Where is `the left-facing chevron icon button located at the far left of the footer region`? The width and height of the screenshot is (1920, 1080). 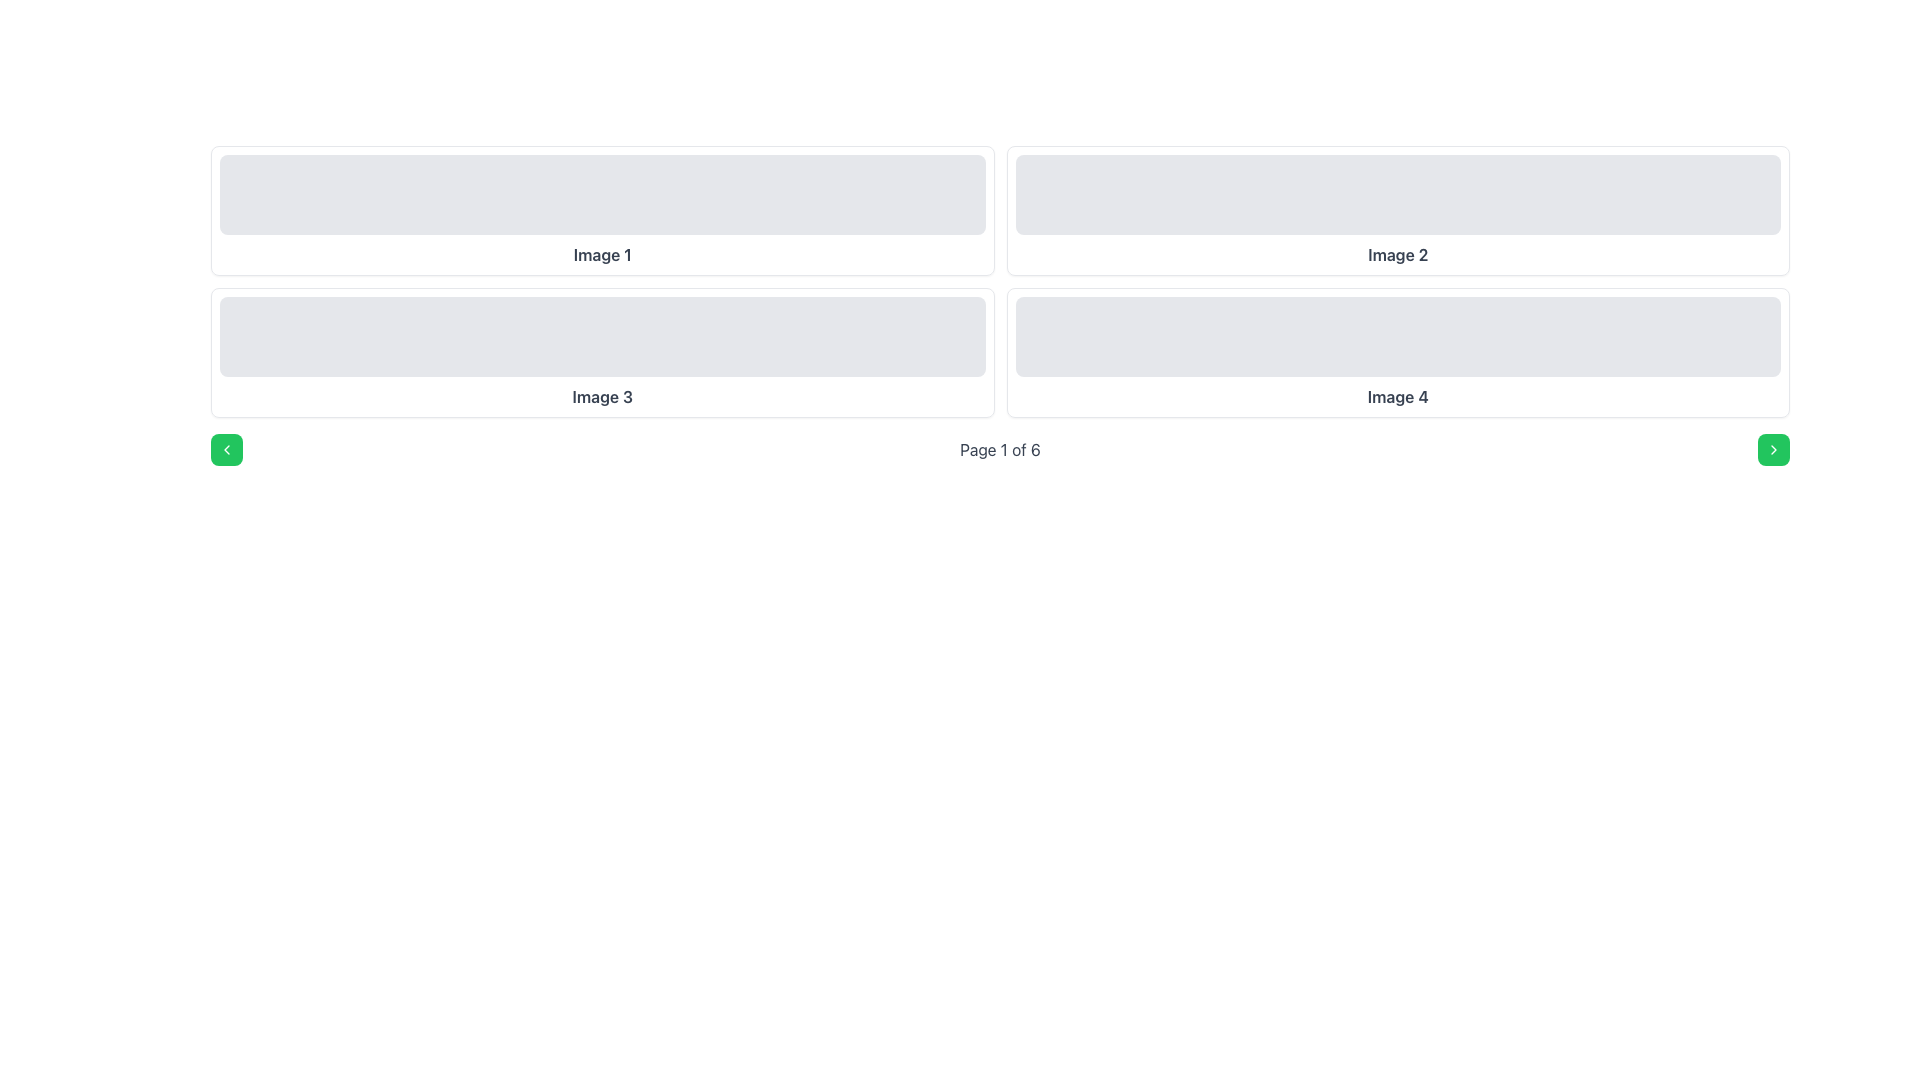 the left-facing chevron icon button located at the far left of the footer region is located at coordinates (226, 450).